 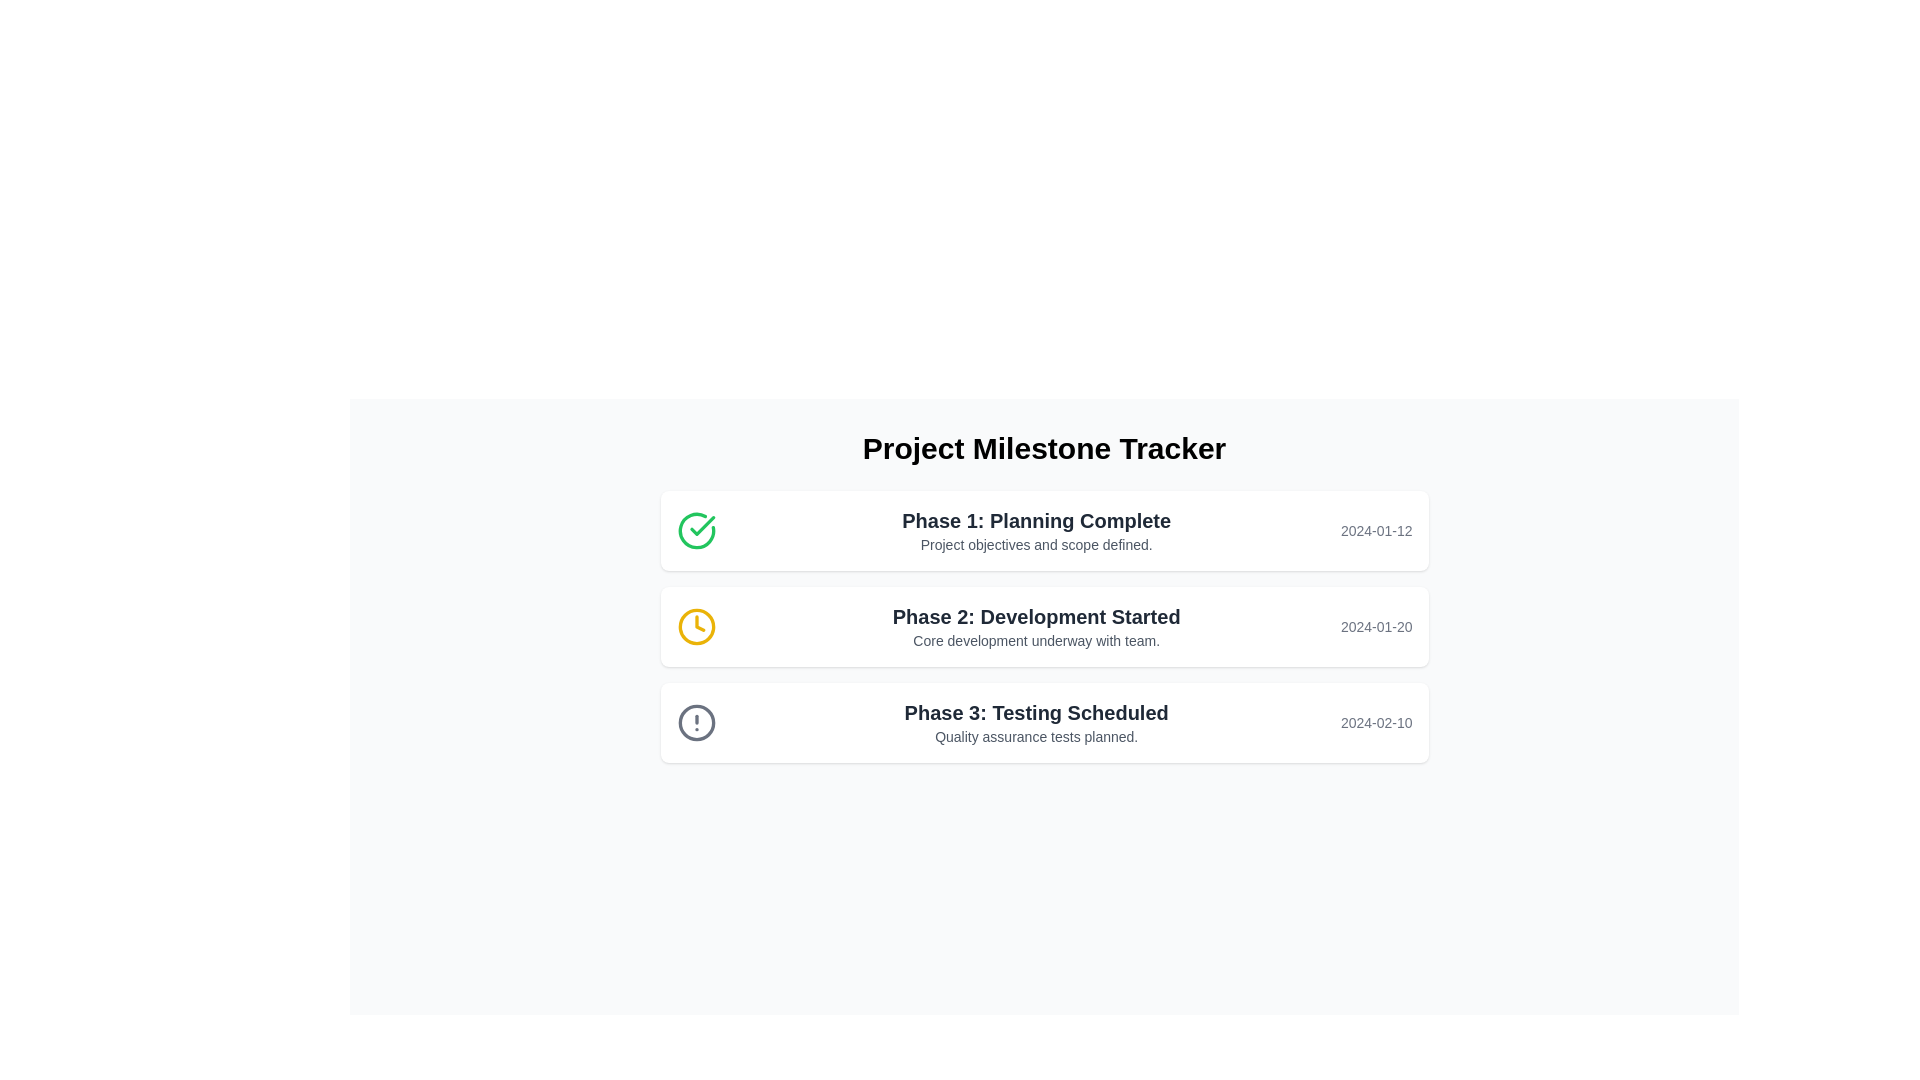 What do you see at coordinates (1036, 722) in the screenshot?
I see `the informational display indicating the scheduling of quality assurance tests for Phase 3 in the project timeline, located in the third card under the 'Project Milestone Tracker' heading` at bounding box center [1036, 722].